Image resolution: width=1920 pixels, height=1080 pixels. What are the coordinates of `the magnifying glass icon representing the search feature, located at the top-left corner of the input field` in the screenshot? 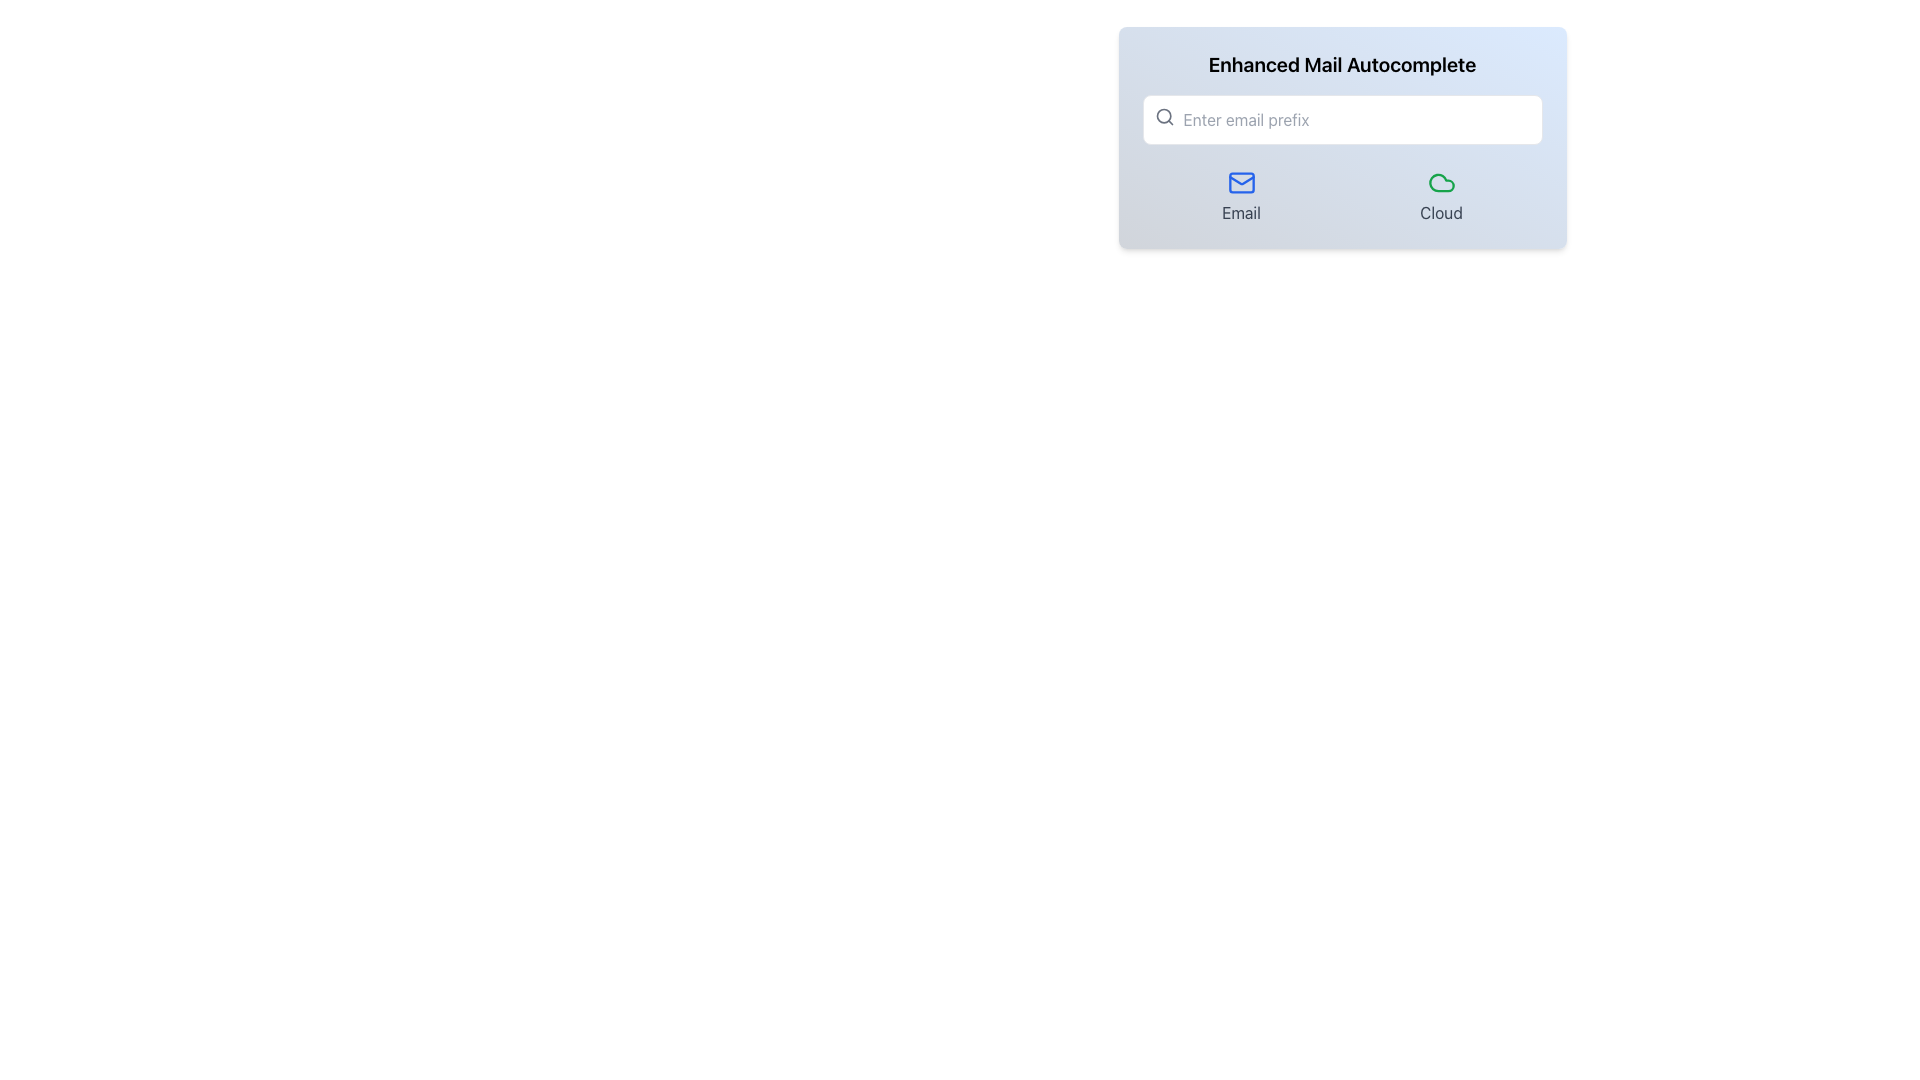 It's located at (1164, 116).